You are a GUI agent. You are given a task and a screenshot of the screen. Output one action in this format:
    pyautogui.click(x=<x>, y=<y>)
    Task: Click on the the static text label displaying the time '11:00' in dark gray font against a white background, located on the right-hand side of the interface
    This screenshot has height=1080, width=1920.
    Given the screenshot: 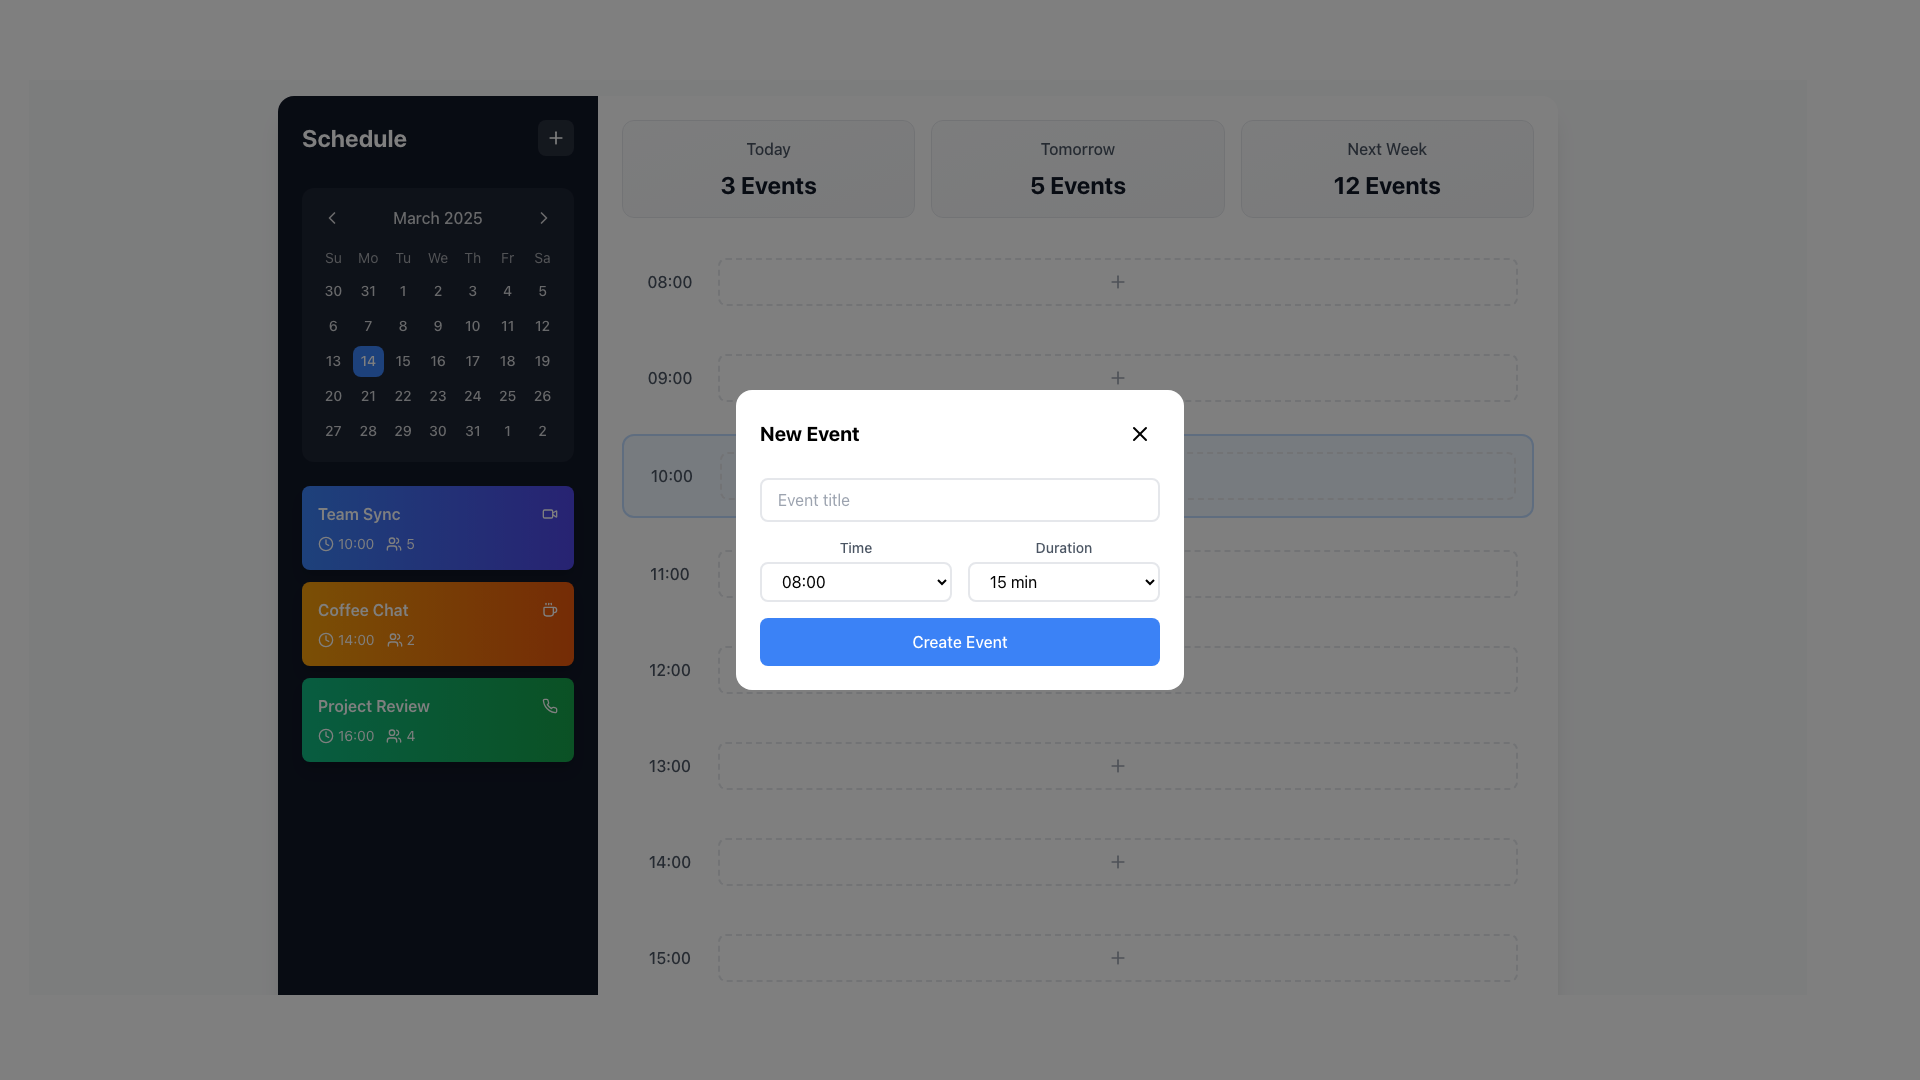 What is the action you would take?
    pyautogui.click(x=670, y=574)
    